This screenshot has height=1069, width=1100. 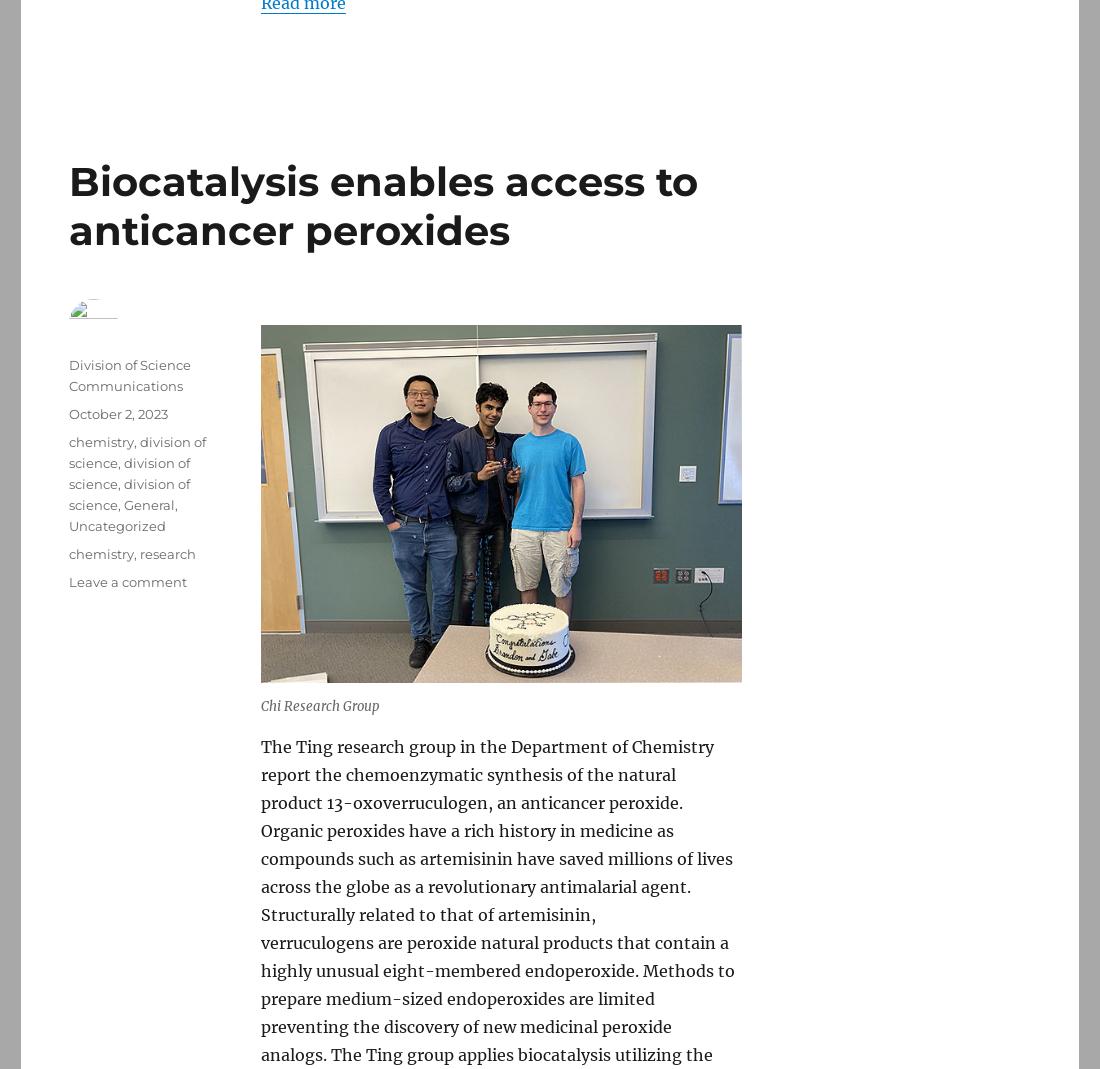 I want to click on 'Biocatalysis enables access to anticancer peroxides', so click(x=383, y=205).